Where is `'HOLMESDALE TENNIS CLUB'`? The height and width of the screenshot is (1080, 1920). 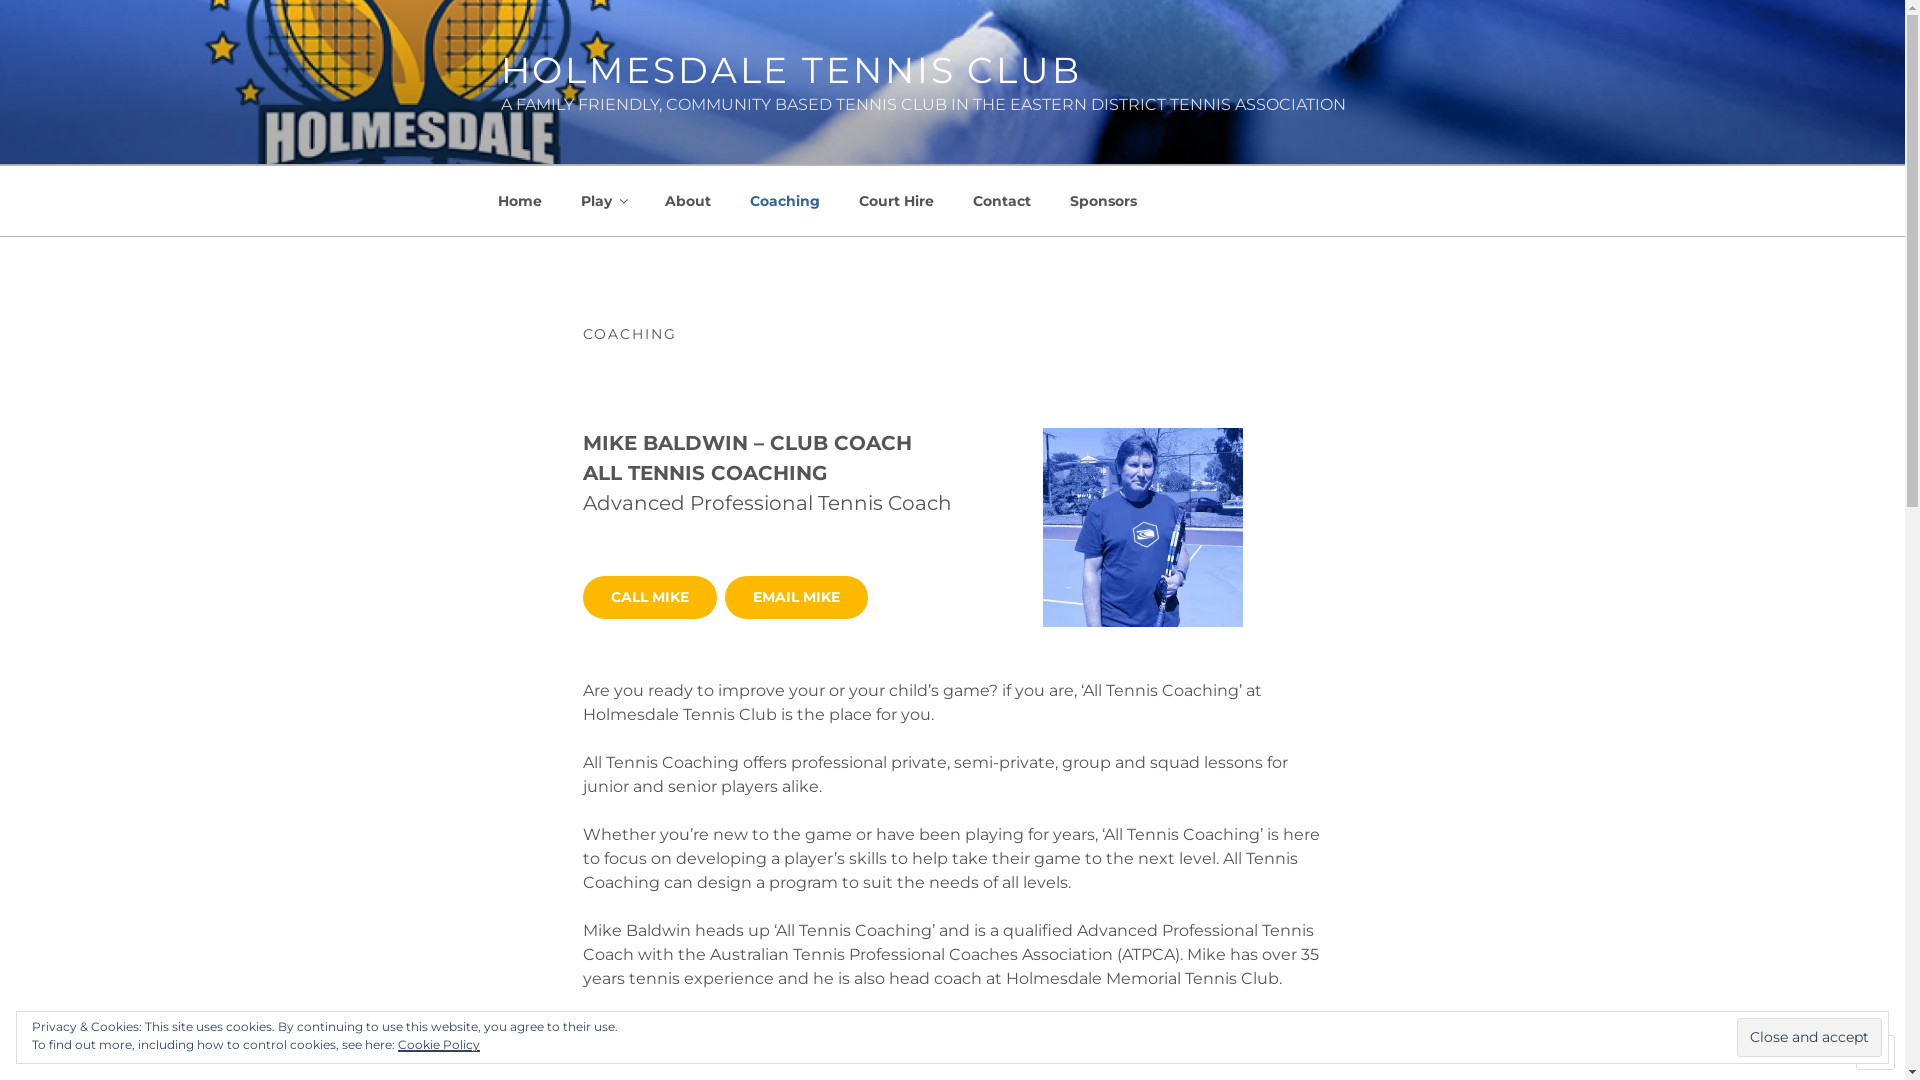 'HOLMESDALE TENNIS CLUB' is located at coordinates (789, 68).